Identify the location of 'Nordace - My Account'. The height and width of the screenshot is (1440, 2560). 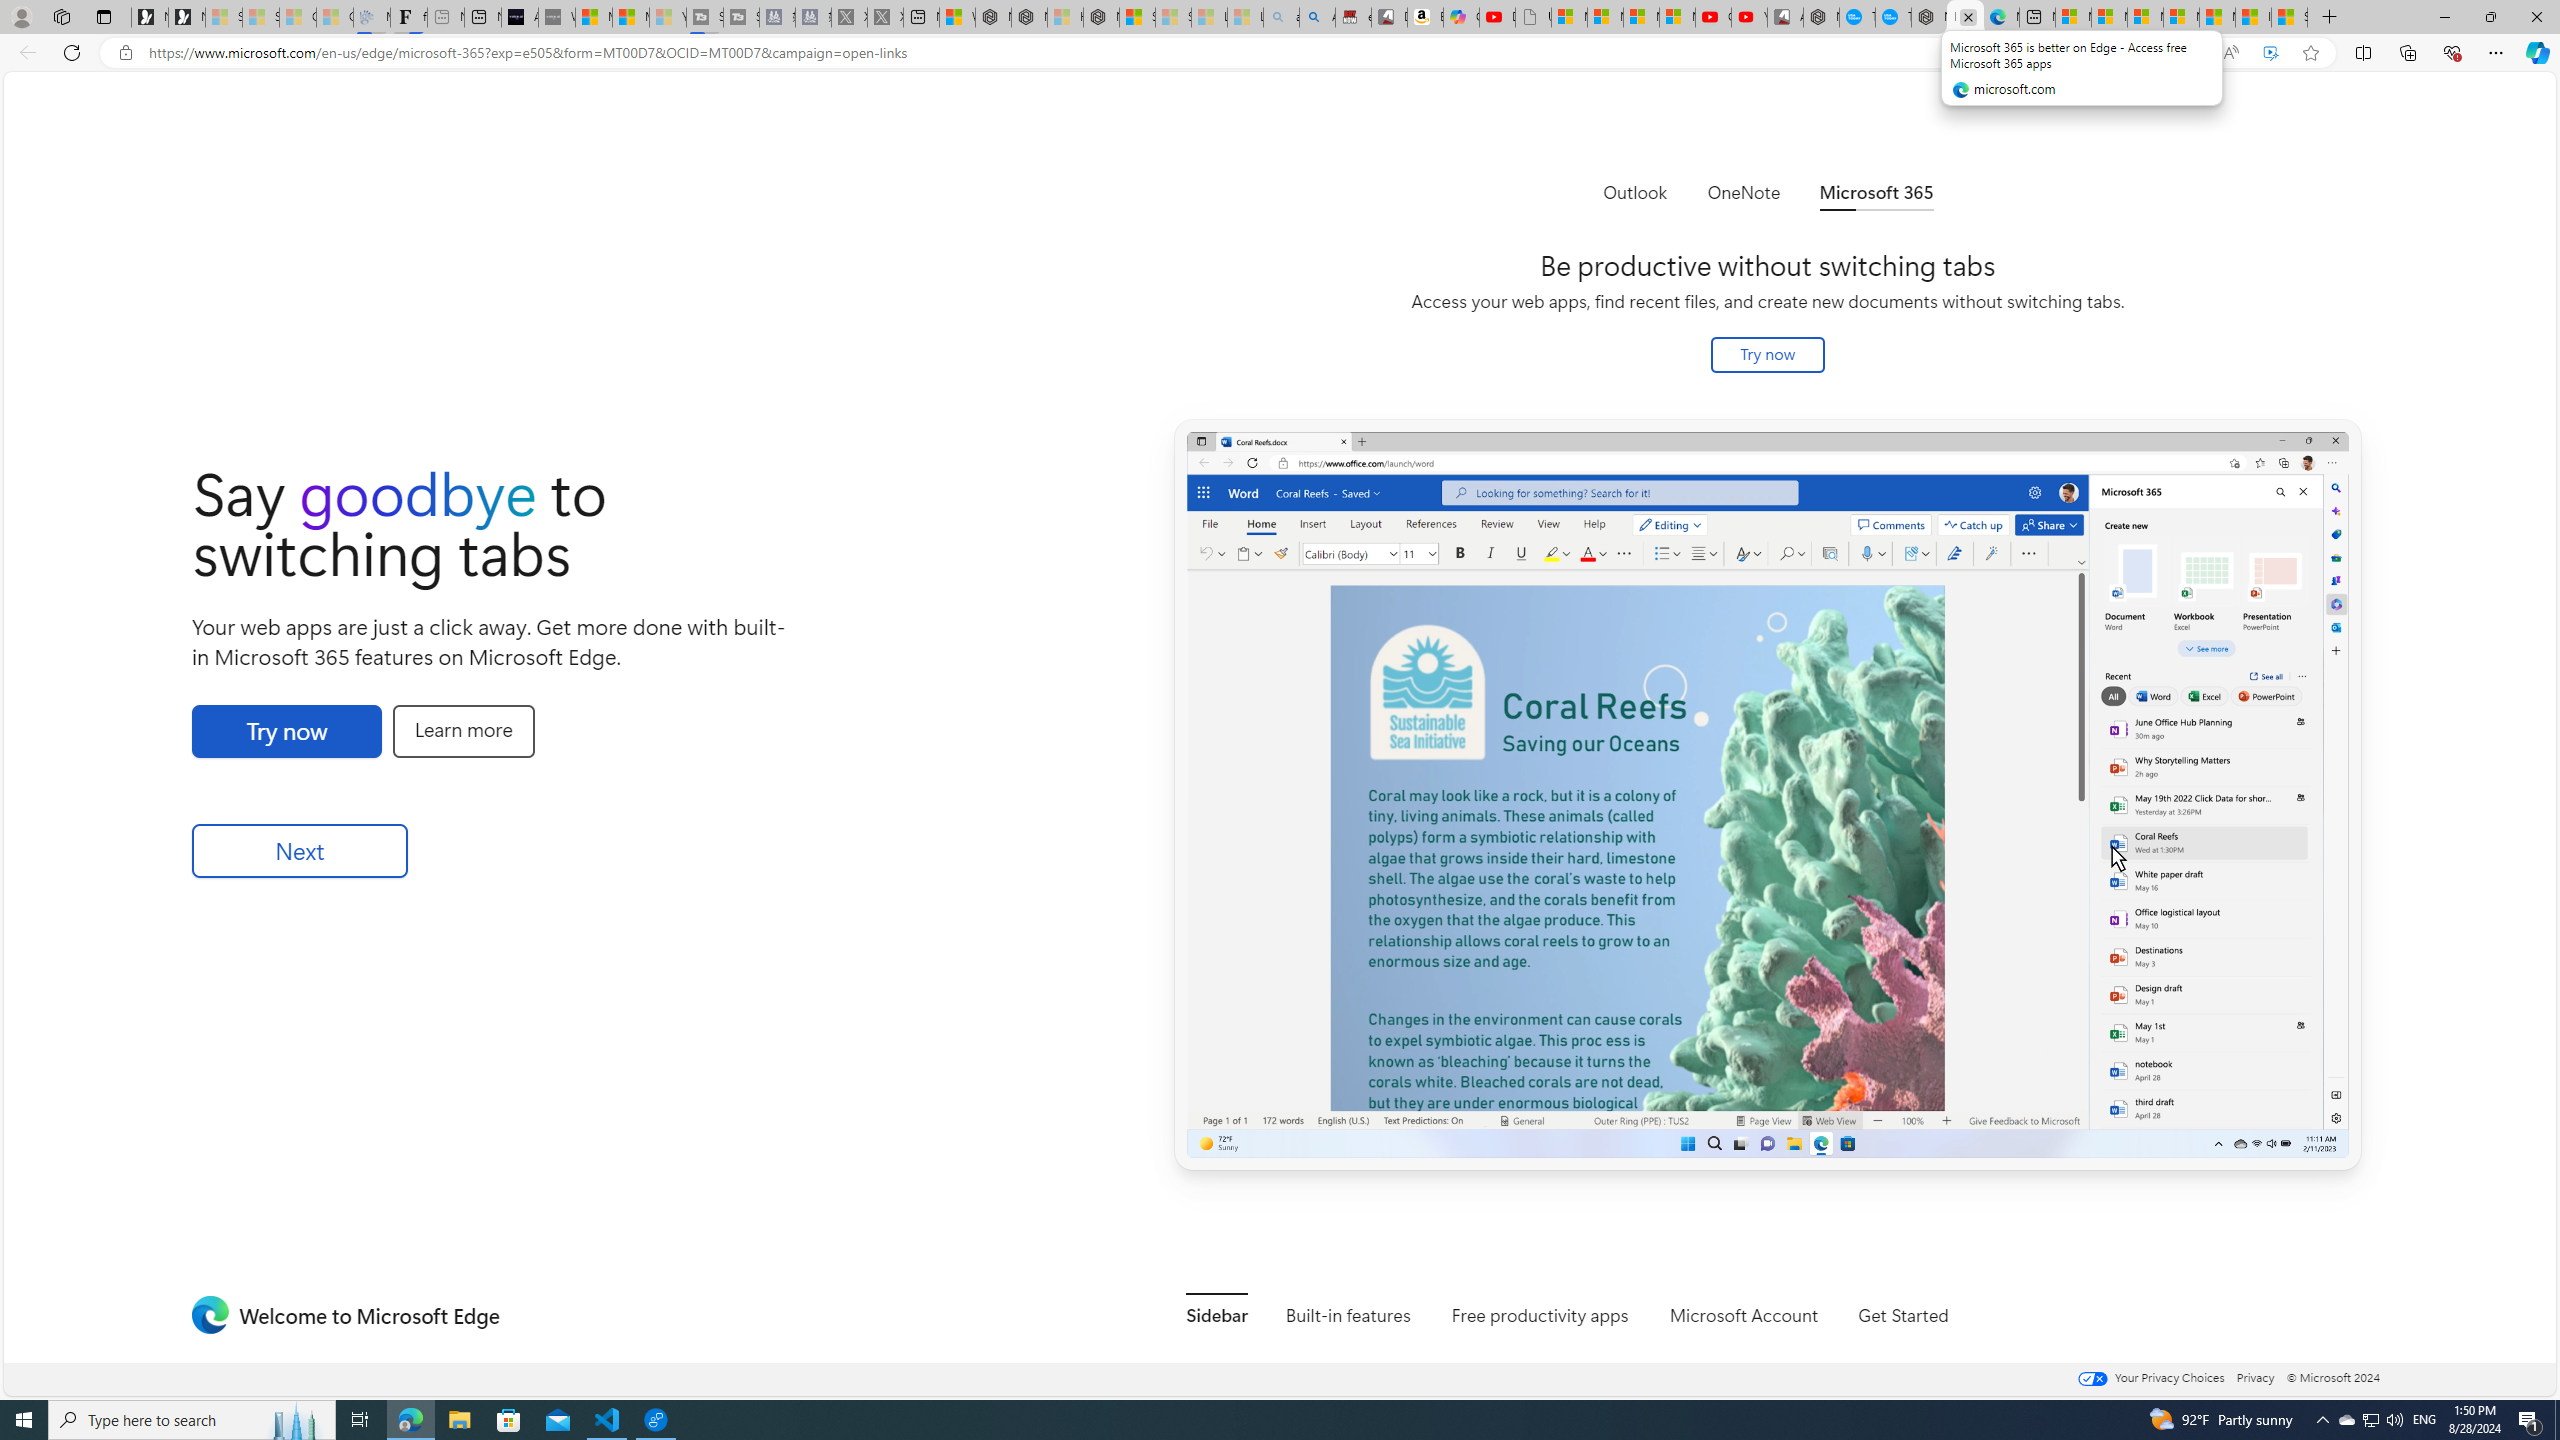
(1821, 16).